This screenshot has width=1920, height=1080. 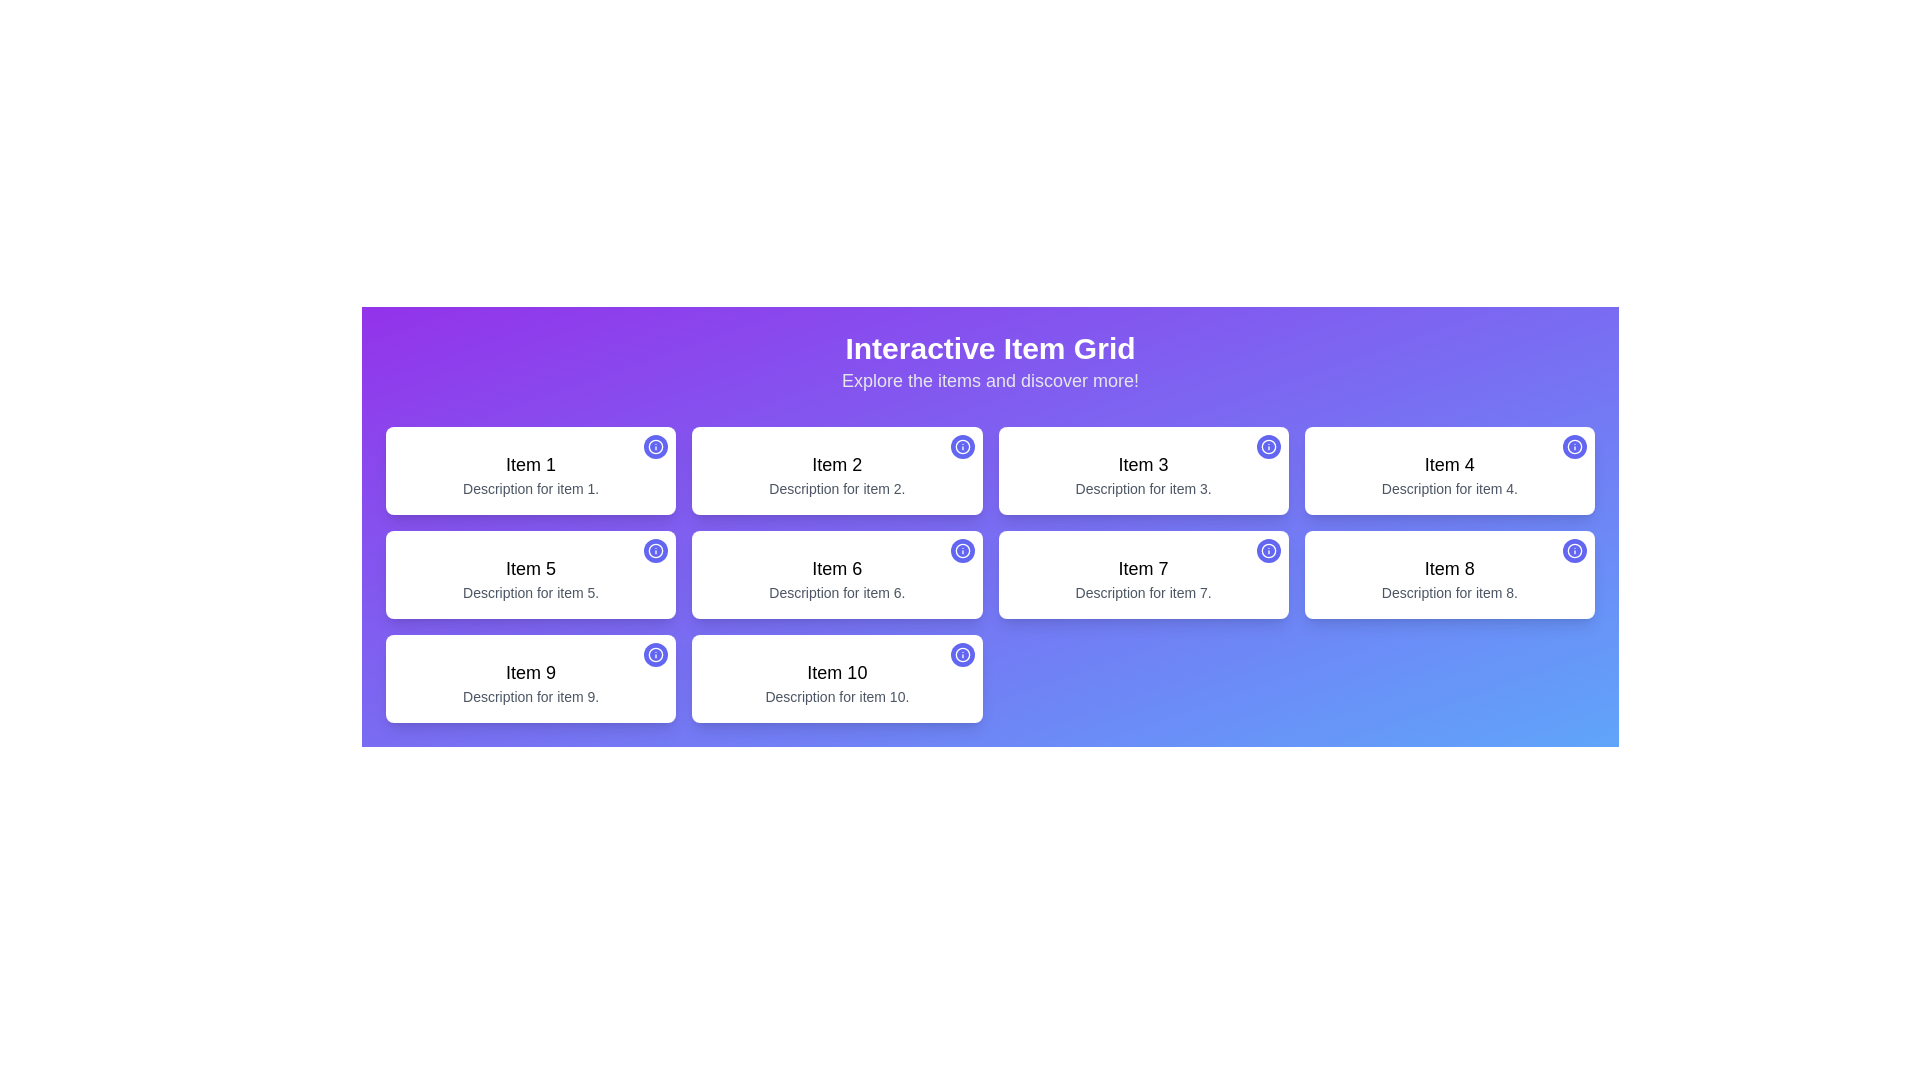 I want to click on descriptive text located beneath the main title 'Item 3' in the third card of the grid, so click(x=1143, y=489).